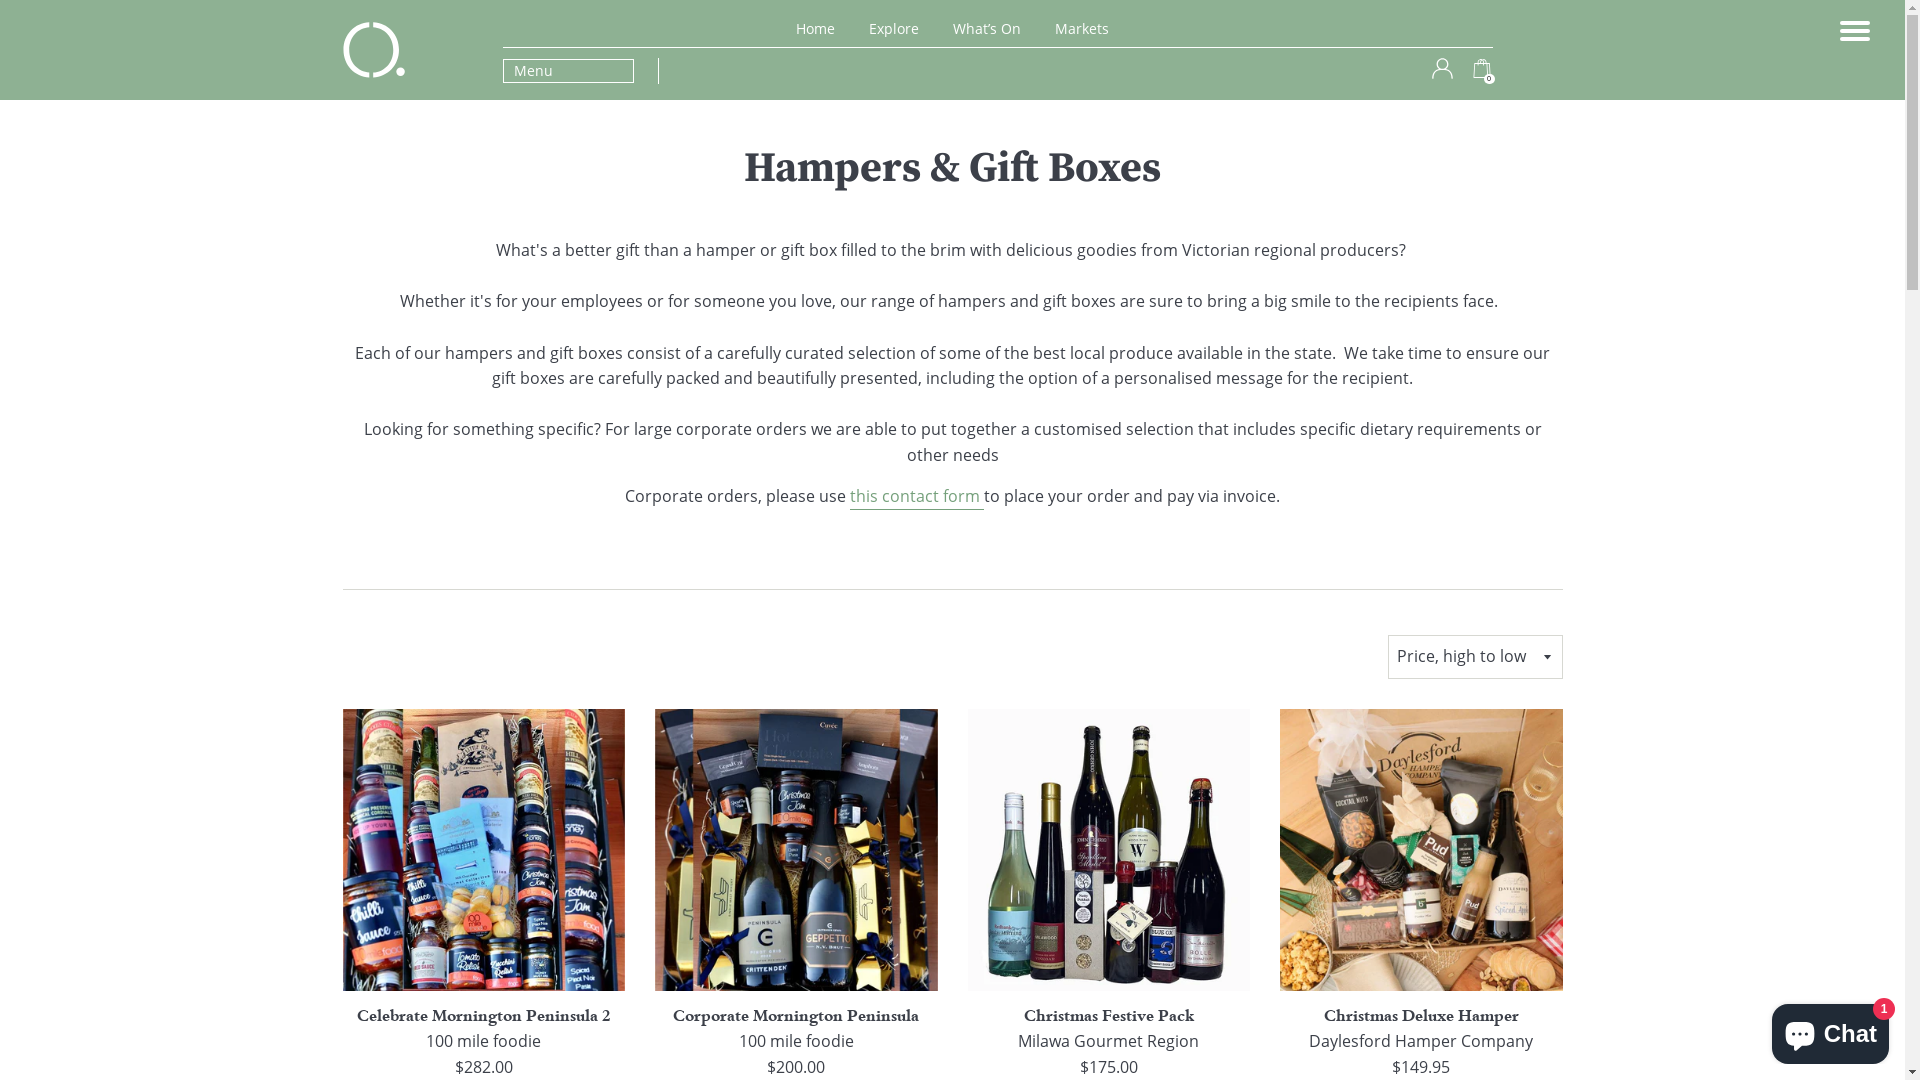 This screenshot has width=1920, height=1080. Describe the element at coordinates (1420, 1014) in the screenshot. I see `'Christmas Deluxe Hamper'` at that location.